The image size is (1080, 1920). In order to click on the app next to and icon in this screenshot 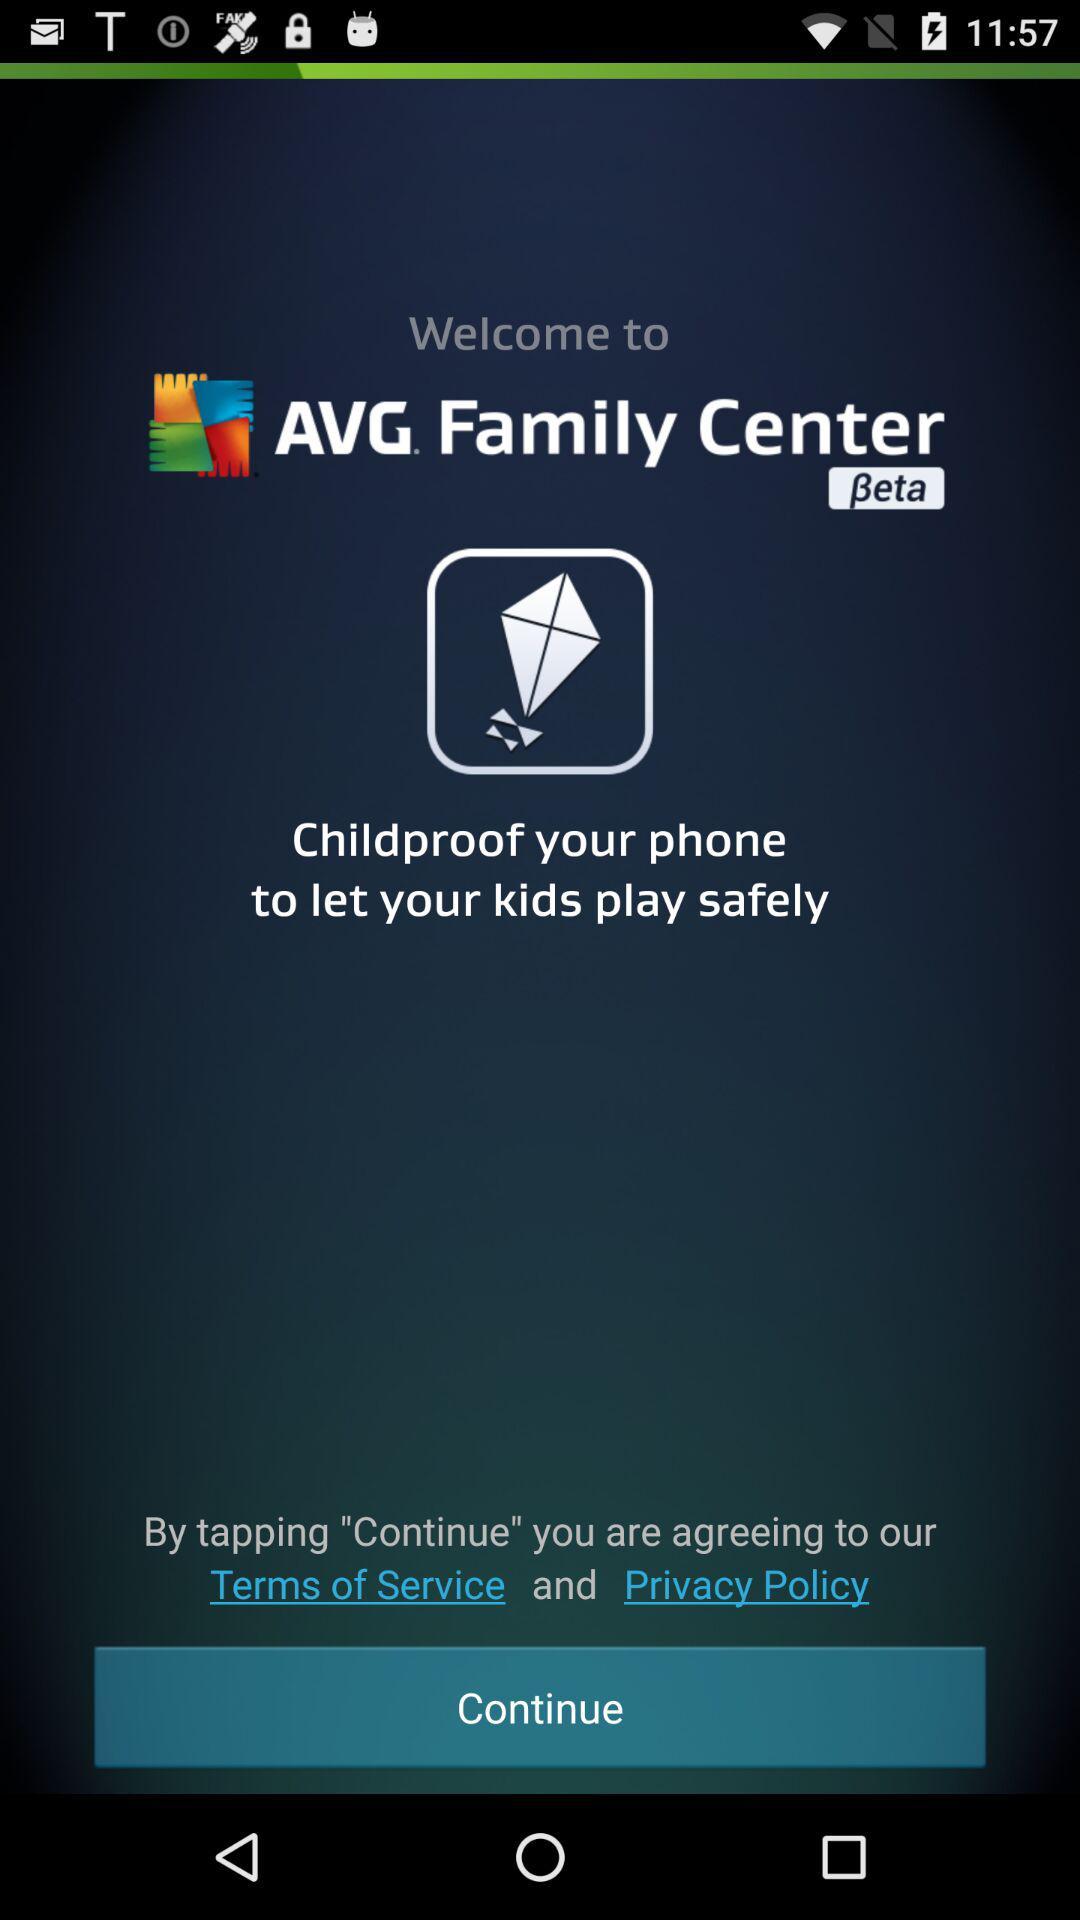, I will do `click(356, 1582)`.